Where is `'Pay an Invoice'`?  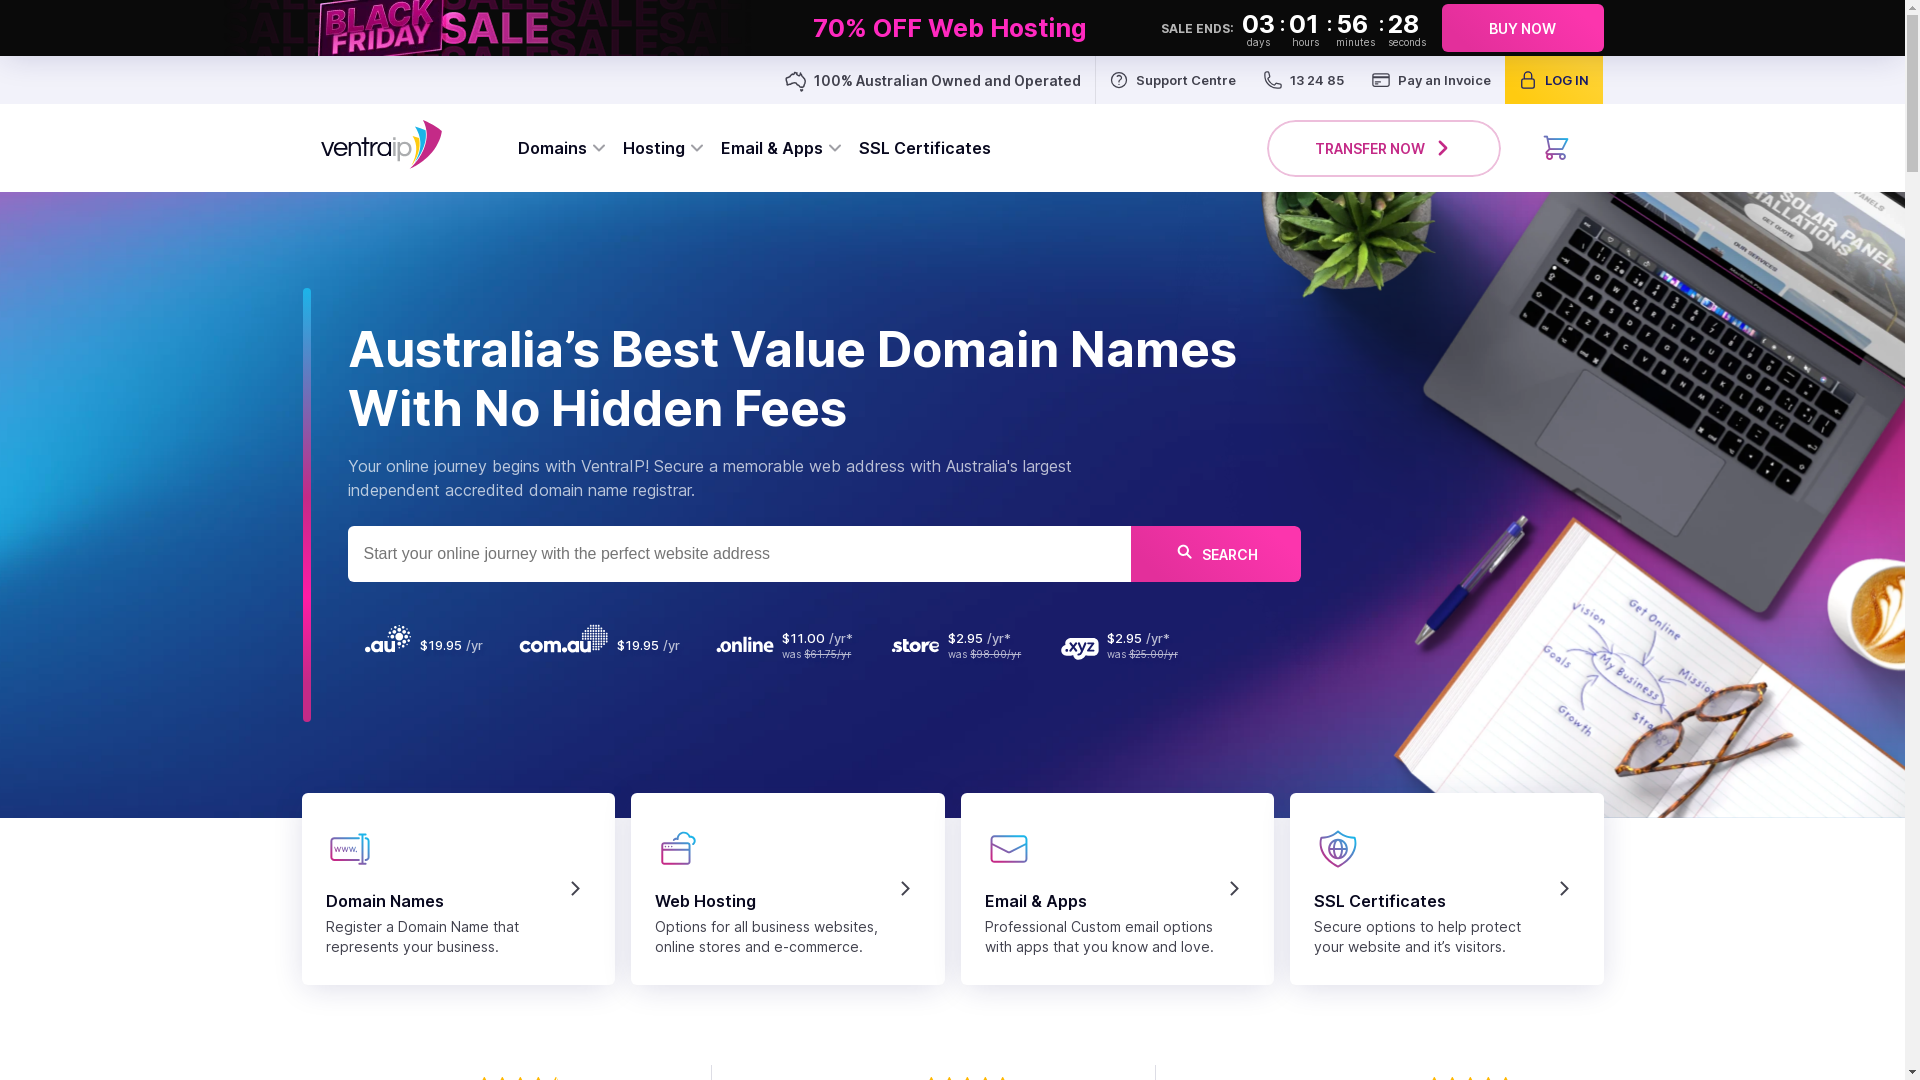 'Pay an Invoice' is located at coordinates (1430, 79).